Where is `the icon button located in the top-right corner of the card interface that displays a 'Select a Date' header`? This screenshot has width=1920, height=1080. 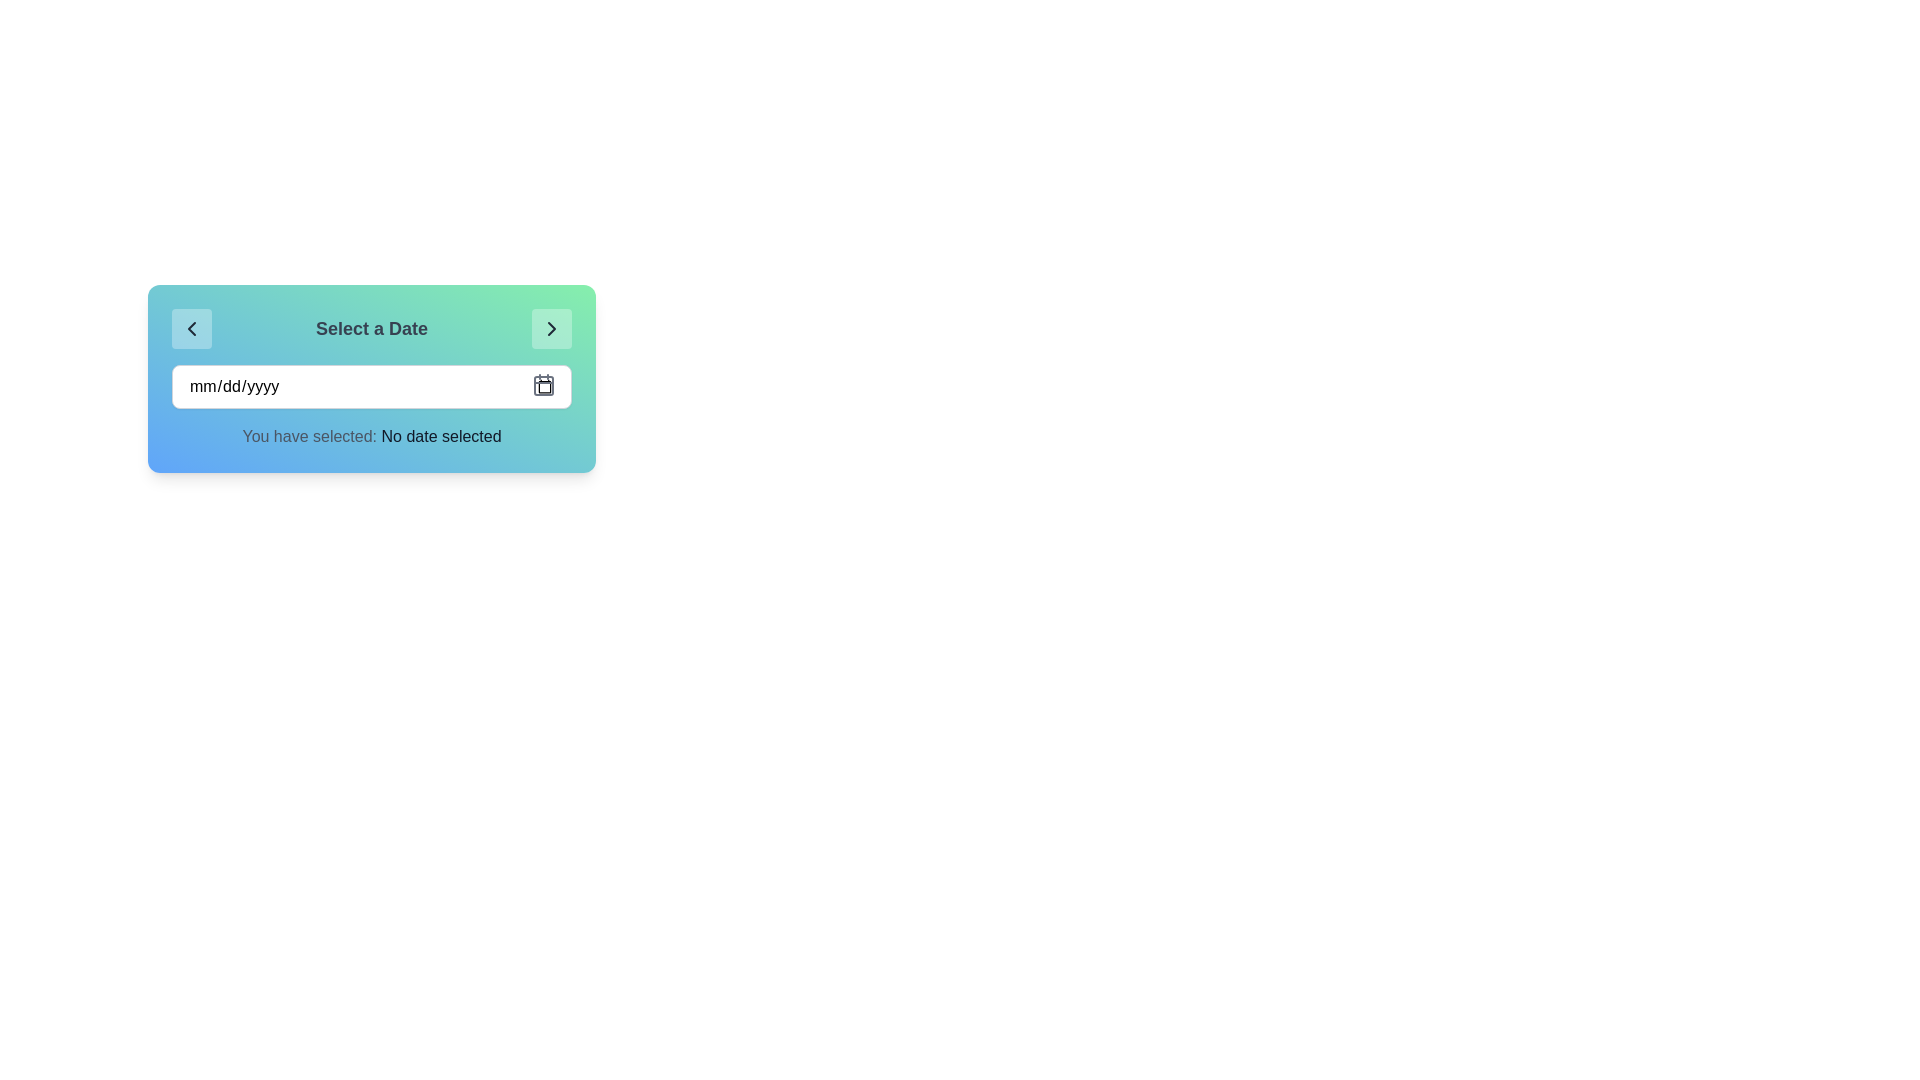
the icon button located in the top-right corner of the card interface that displays a 'Select a Date' header is located at coordinates (552, 327).